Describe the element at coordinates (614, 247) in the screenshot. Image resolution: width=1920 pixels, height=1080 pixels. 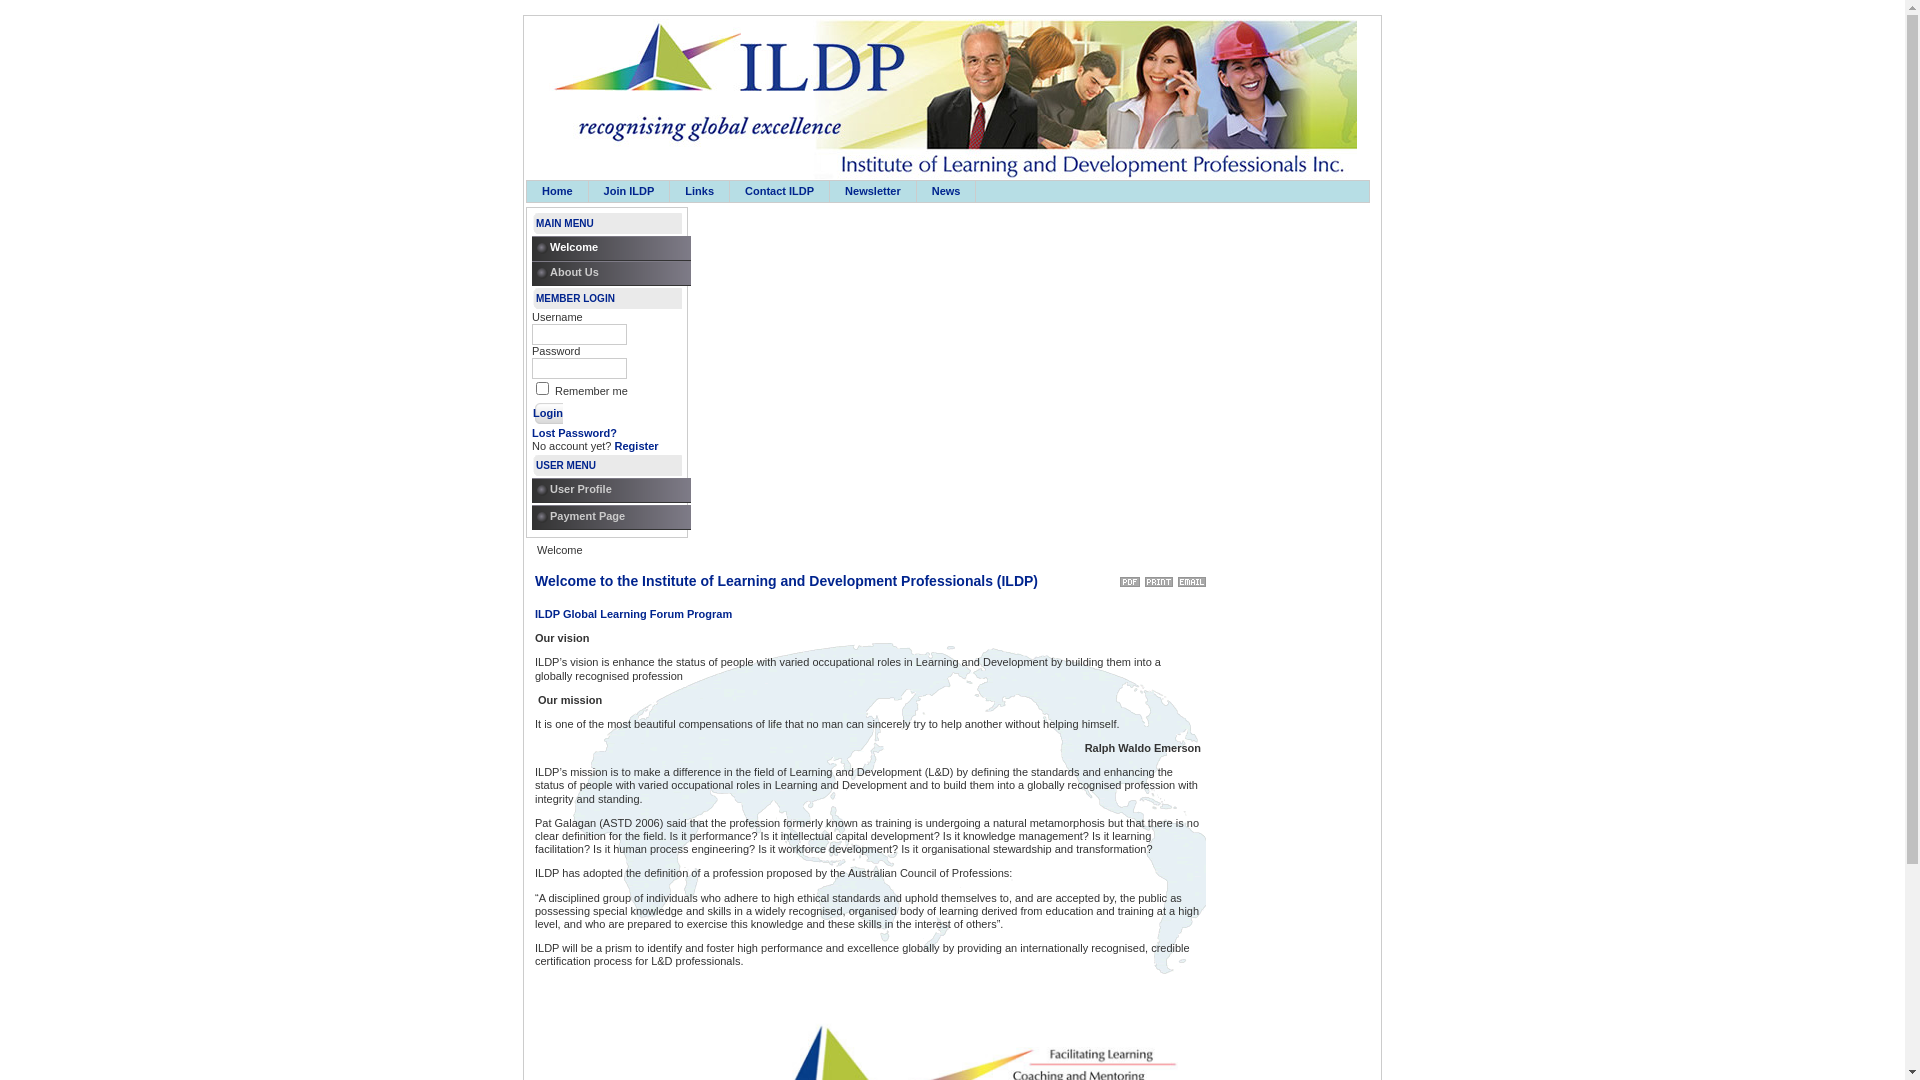
I see `'Welcome'` at that location.